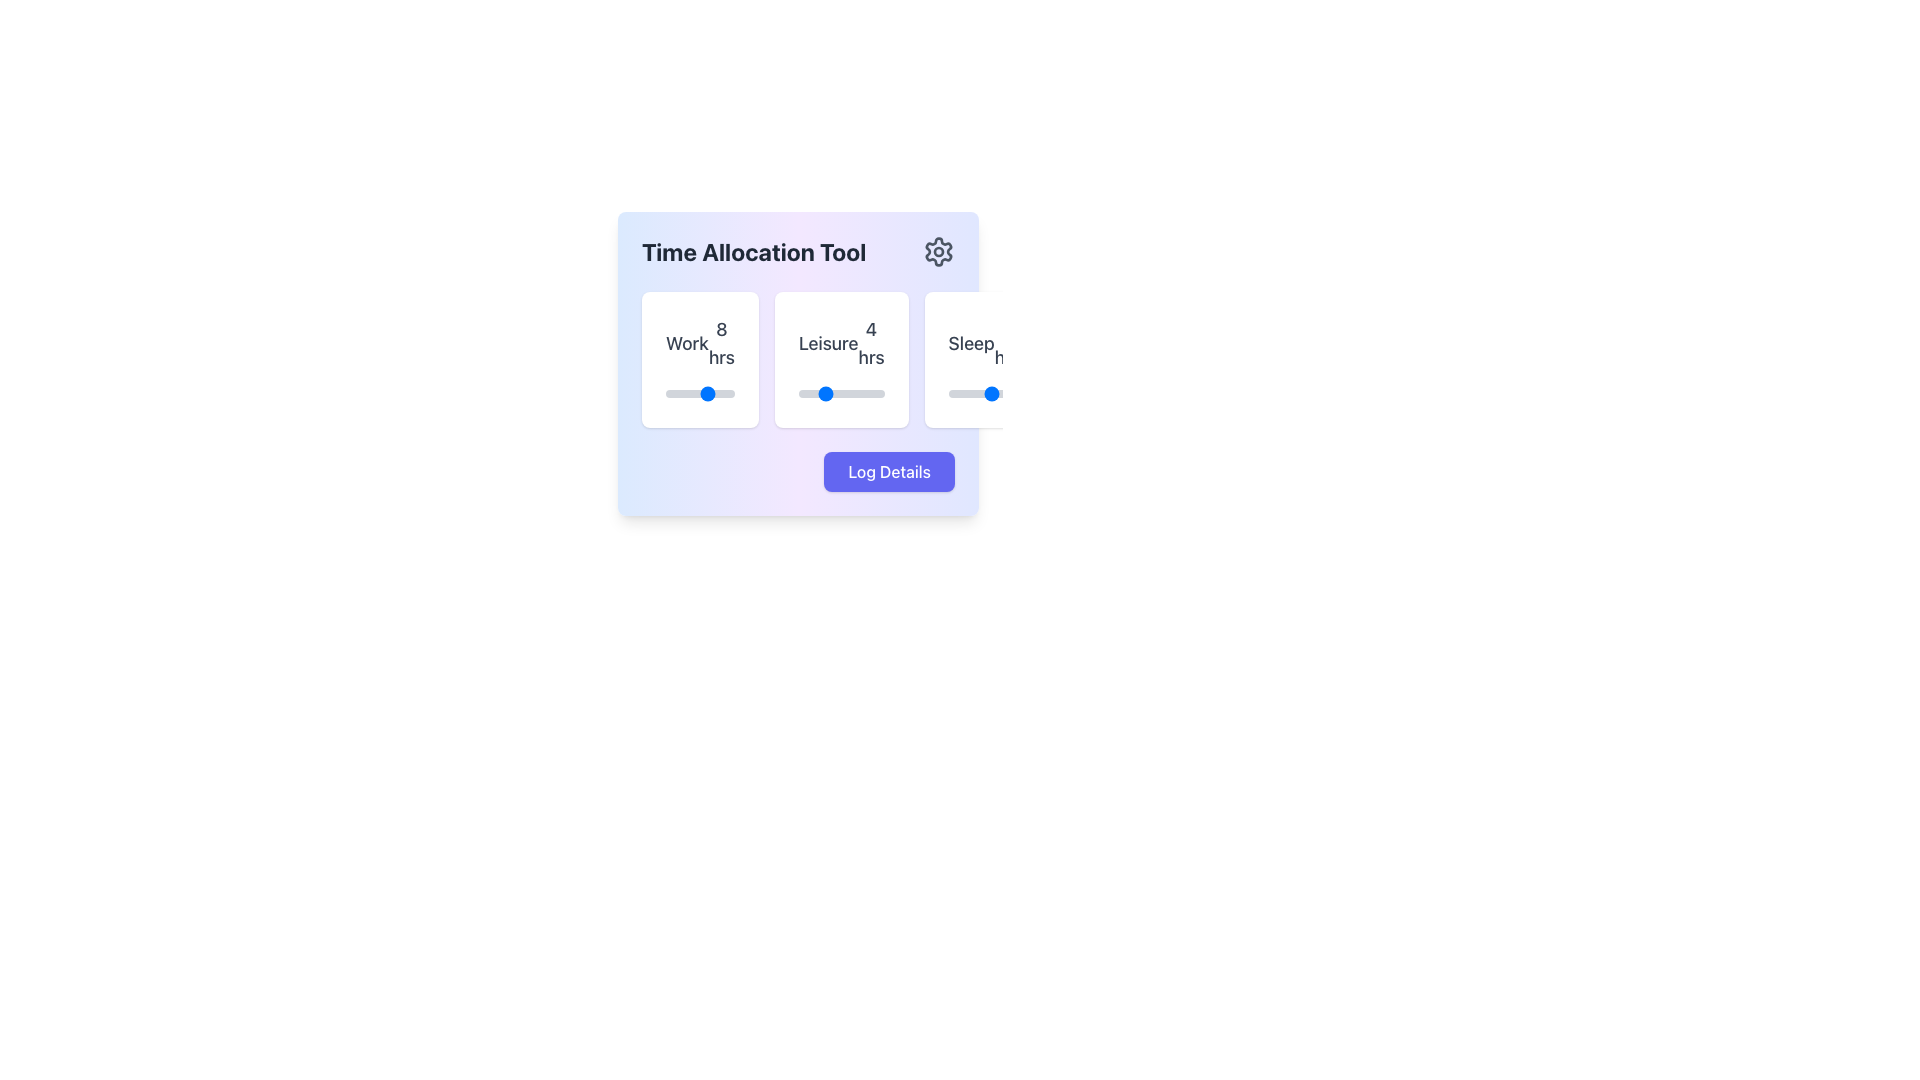 The image size is (1920, 1080). I want to click on the settings icon represented by a gear-like visual located in the top-right corner of the 'Time Allocation Tool' interface, so click(938, 250).